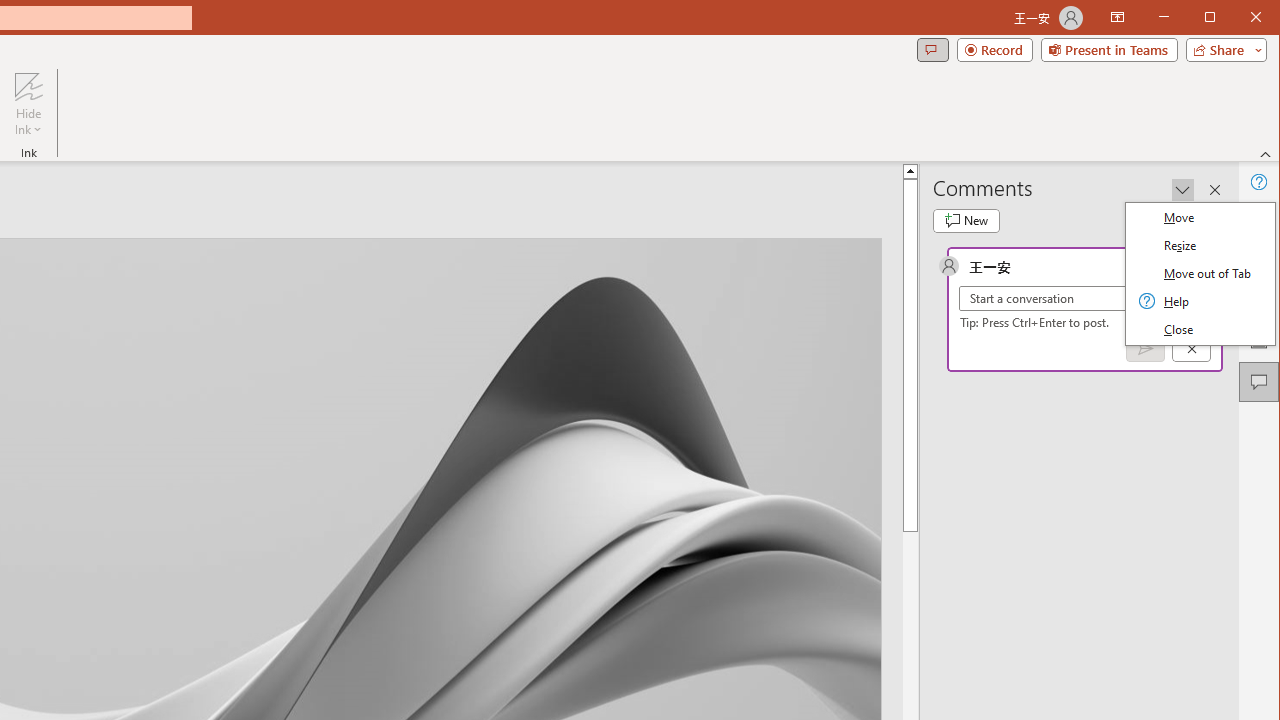 This screenshot has height=720, width=1280. What do you see at coordinates (1214, 190) in the screenshot?
I see `'Close pane'` at bounding box center [1214, 190].